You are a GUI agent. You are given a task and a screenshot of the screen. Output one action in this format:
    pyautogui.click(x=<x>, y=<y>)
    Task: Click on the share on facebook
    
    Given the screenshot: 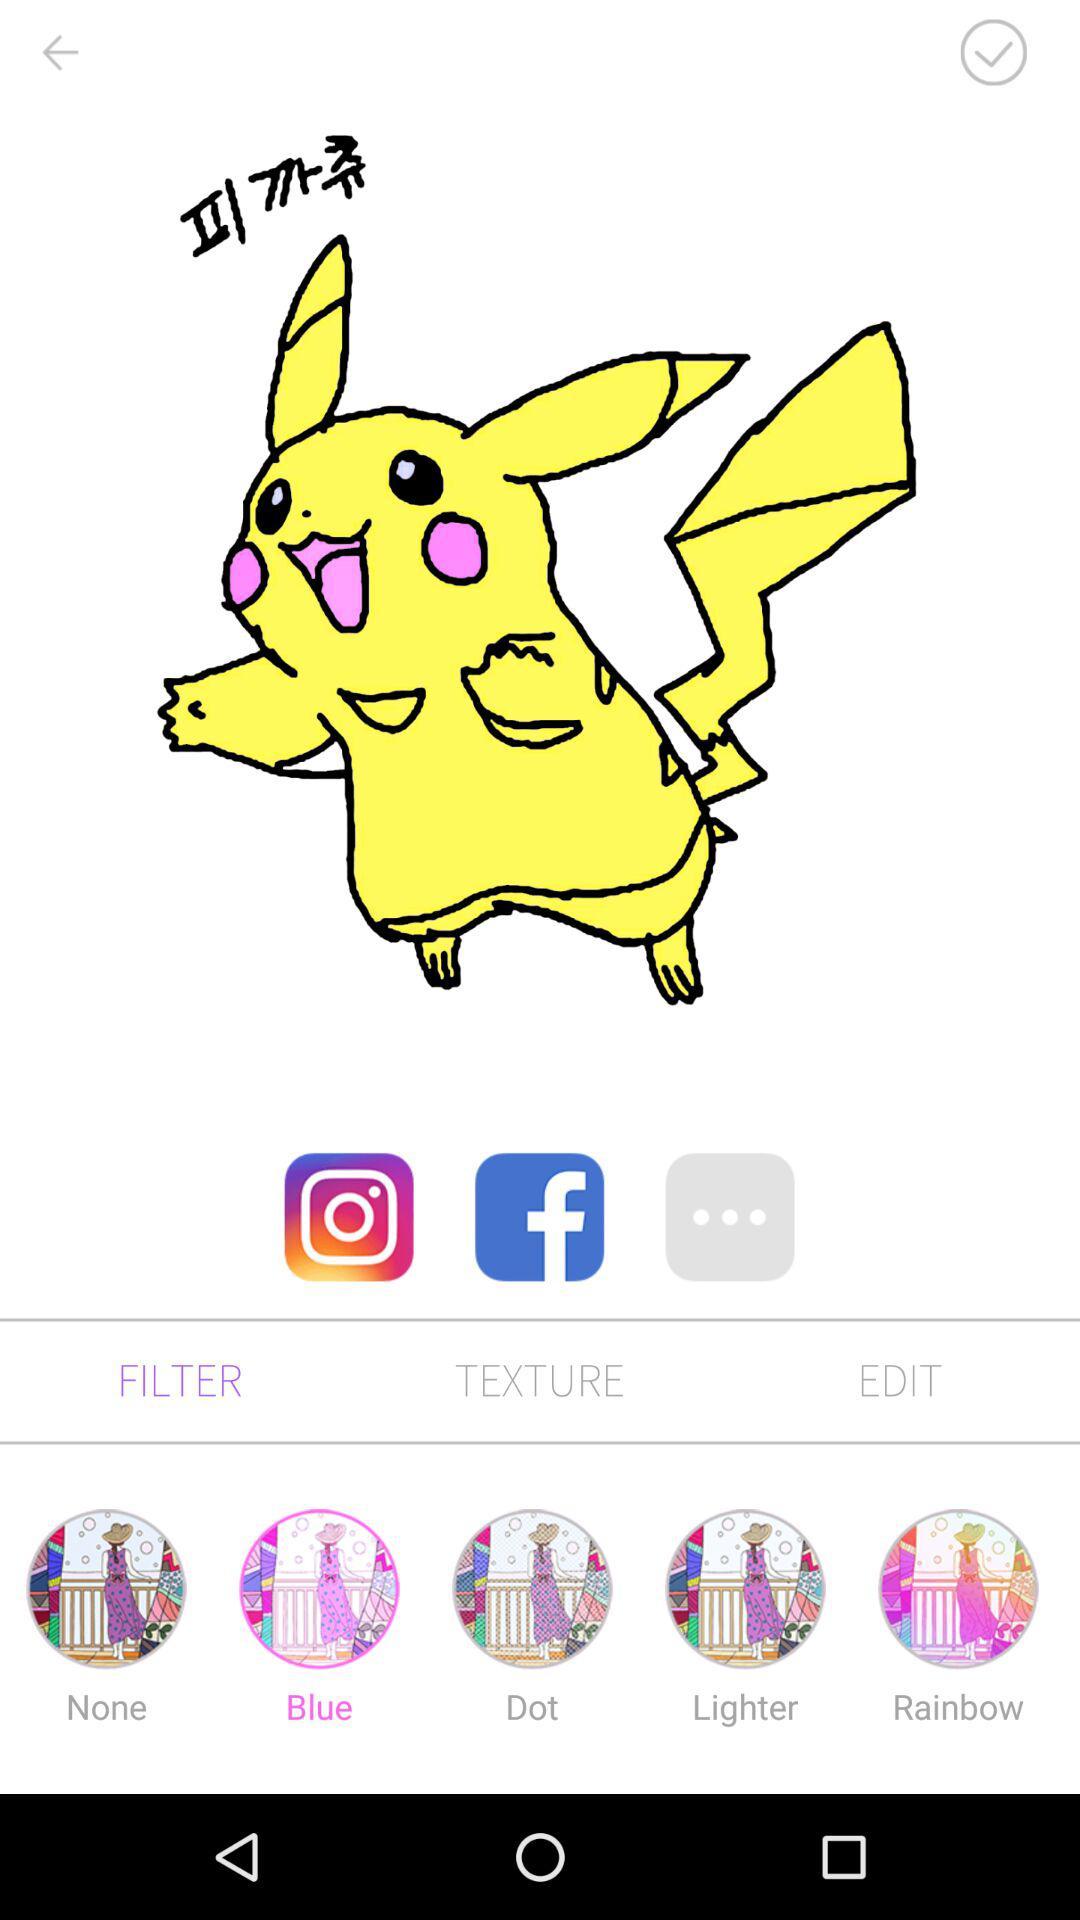 What is the action you would take?
    pyautogui.click(x=538, y=1216)
    